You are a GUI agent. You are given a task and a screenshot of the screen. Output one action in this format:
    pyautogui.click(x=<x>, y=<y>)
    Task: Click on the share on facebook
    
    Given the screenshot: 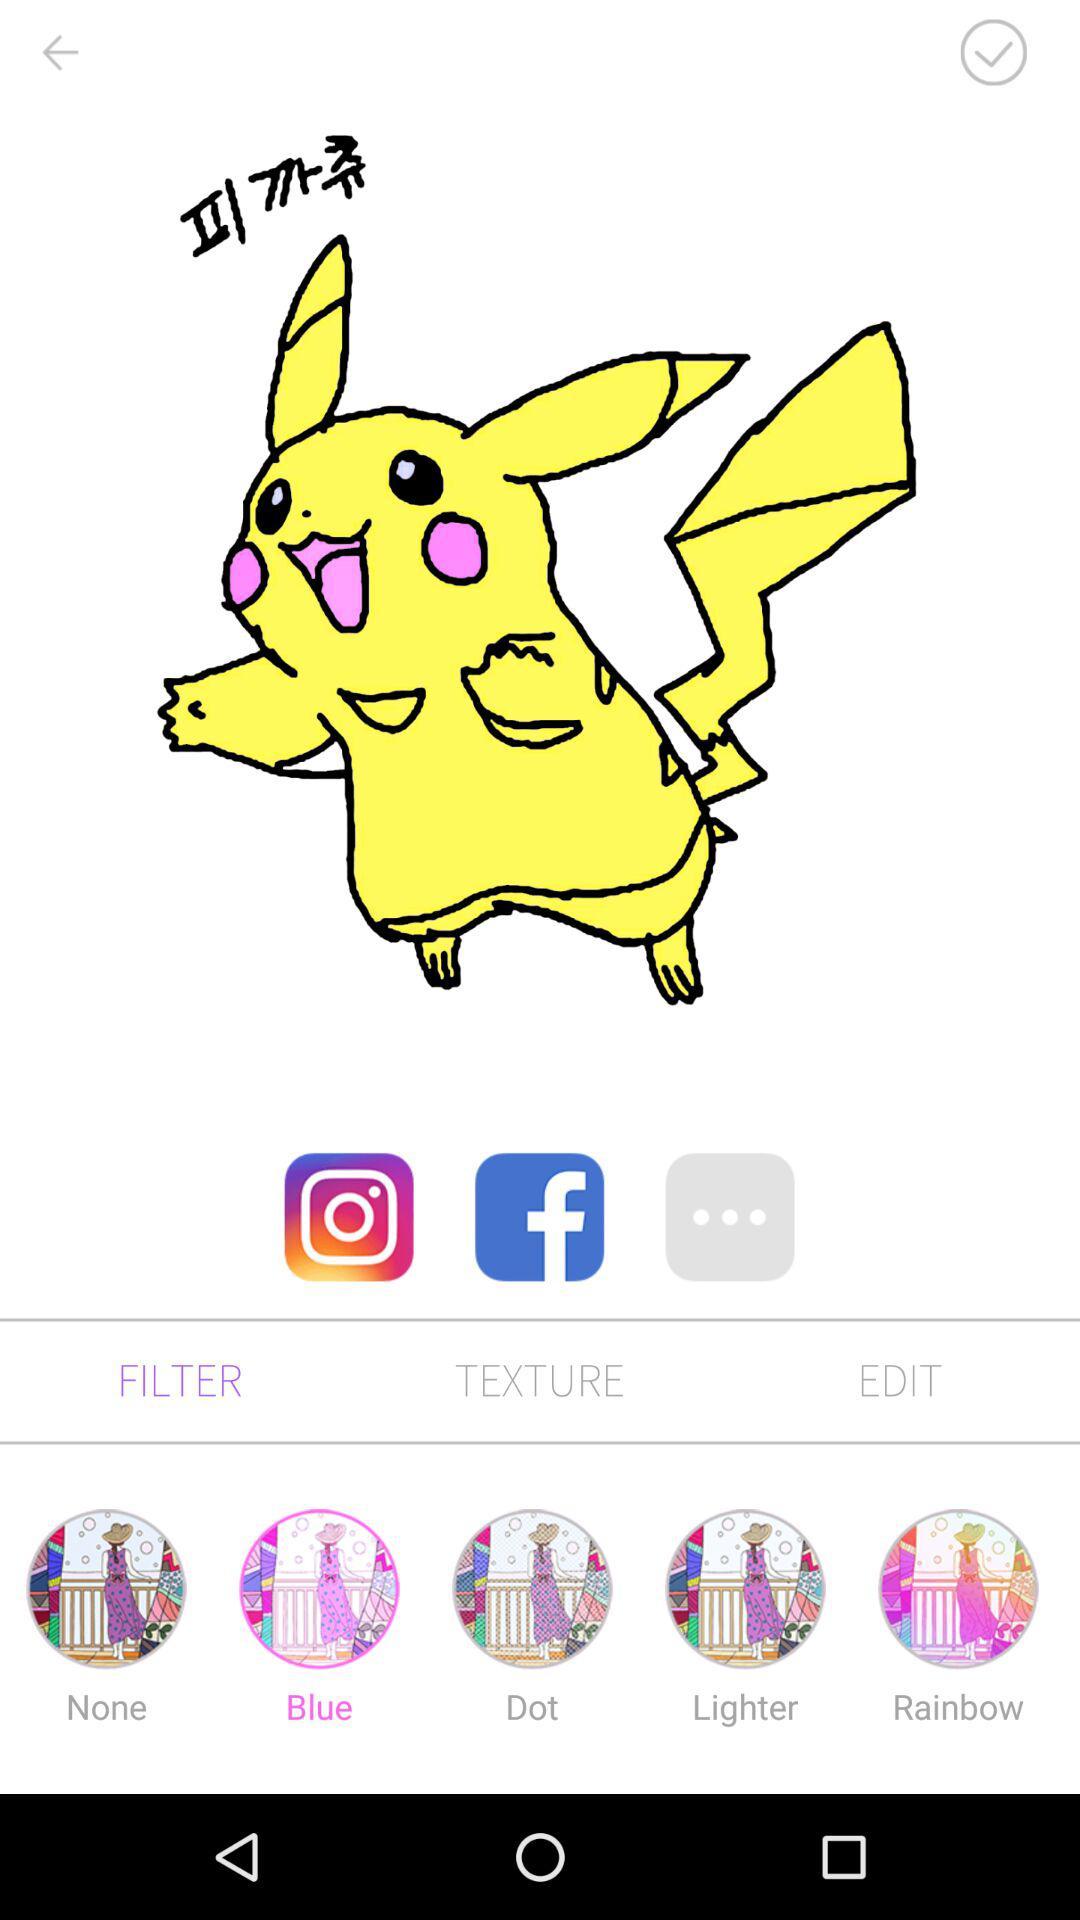 What is the action you would take?
    pyautogui.click(x=538, y=1216)
    